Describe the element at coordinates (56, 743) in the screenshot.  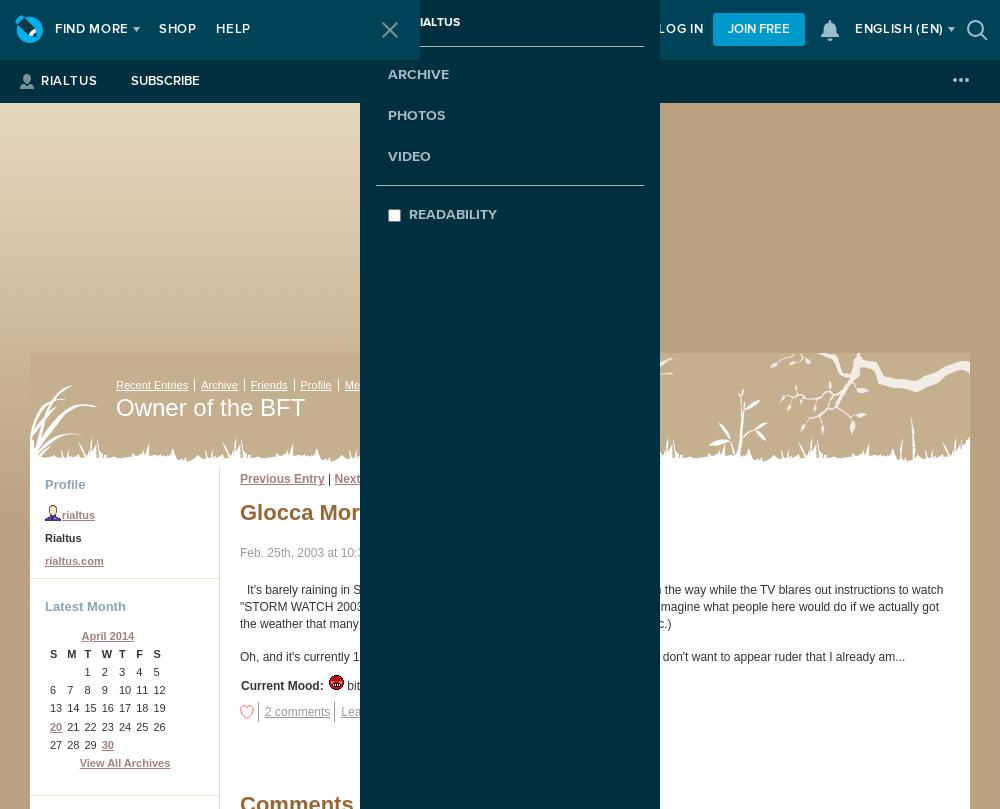
I see `'27'` at that location.